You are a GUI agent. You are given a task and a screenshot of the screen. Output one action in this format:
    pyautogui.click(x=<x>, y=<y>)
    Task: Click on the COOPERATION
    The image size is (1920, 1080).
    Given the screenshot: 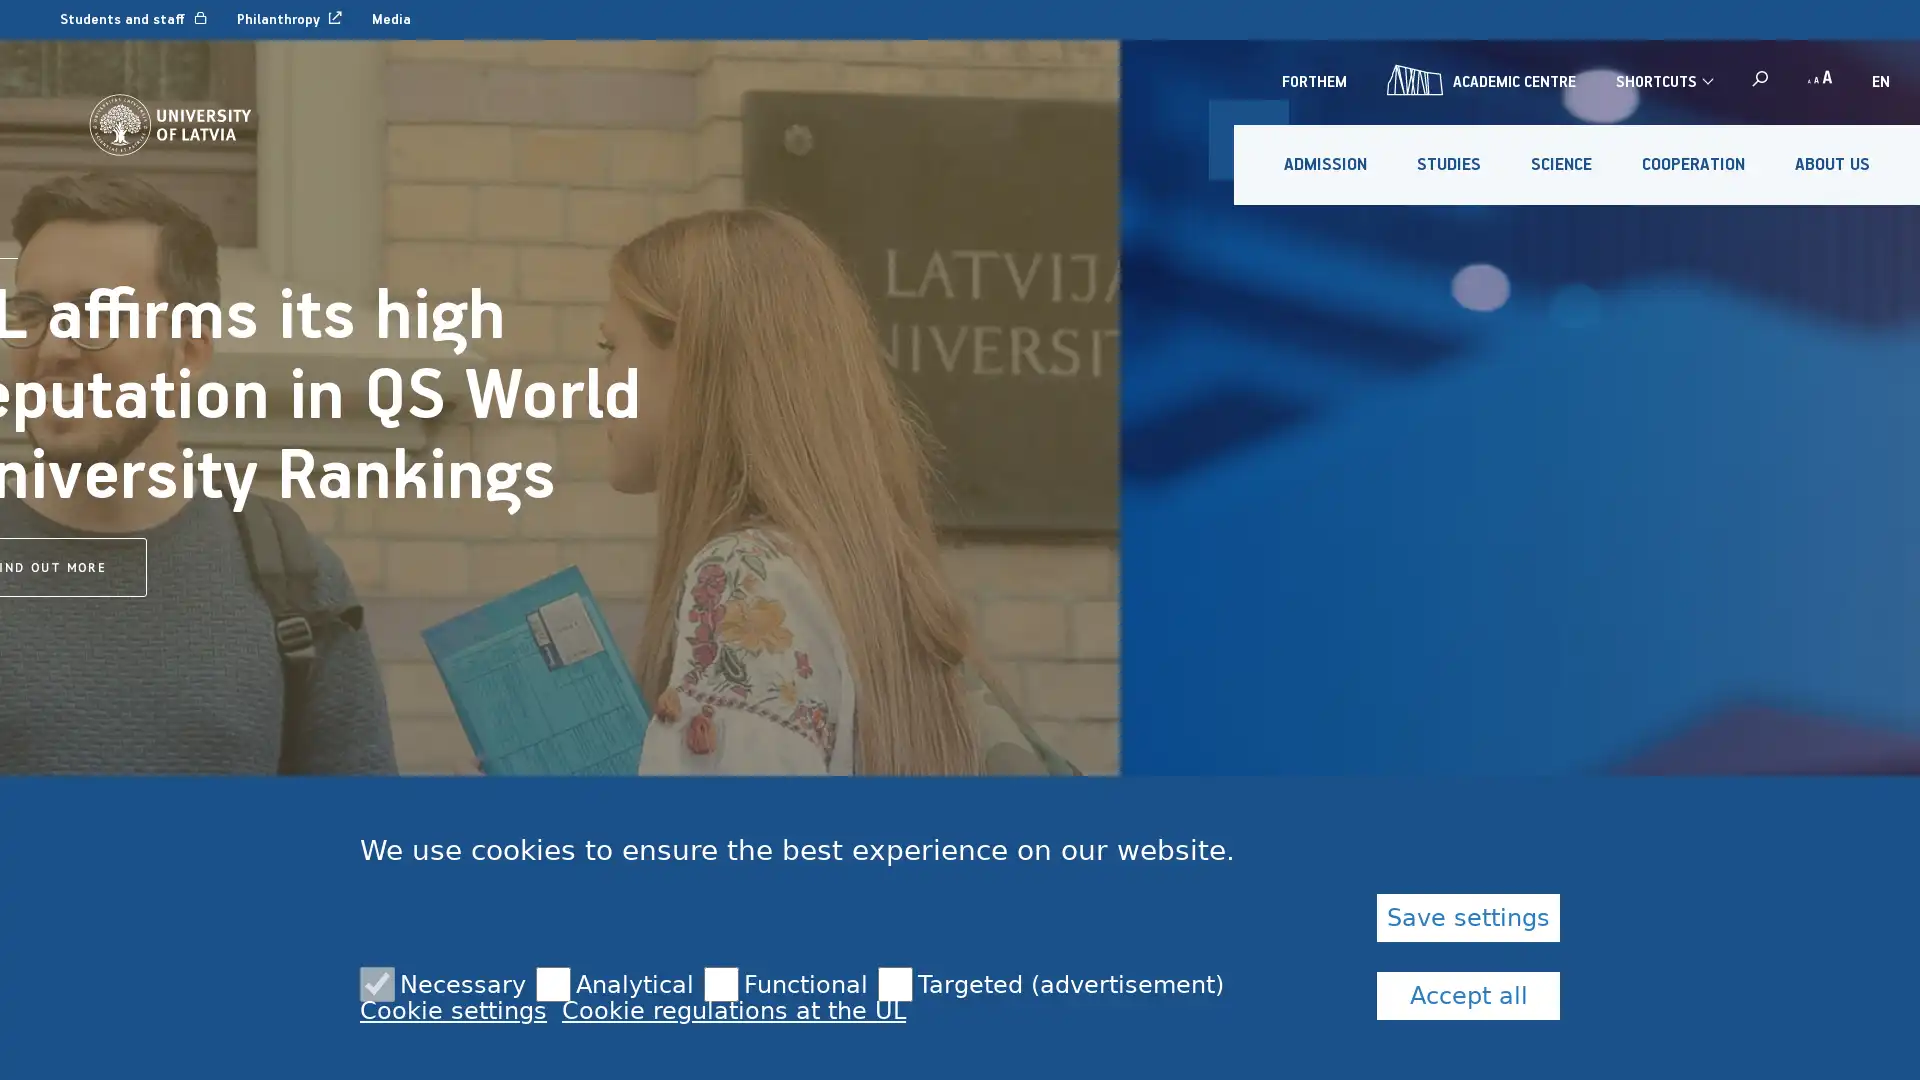 What is the action you would take?
    pyautogui.click(x=1692, y=164)
    